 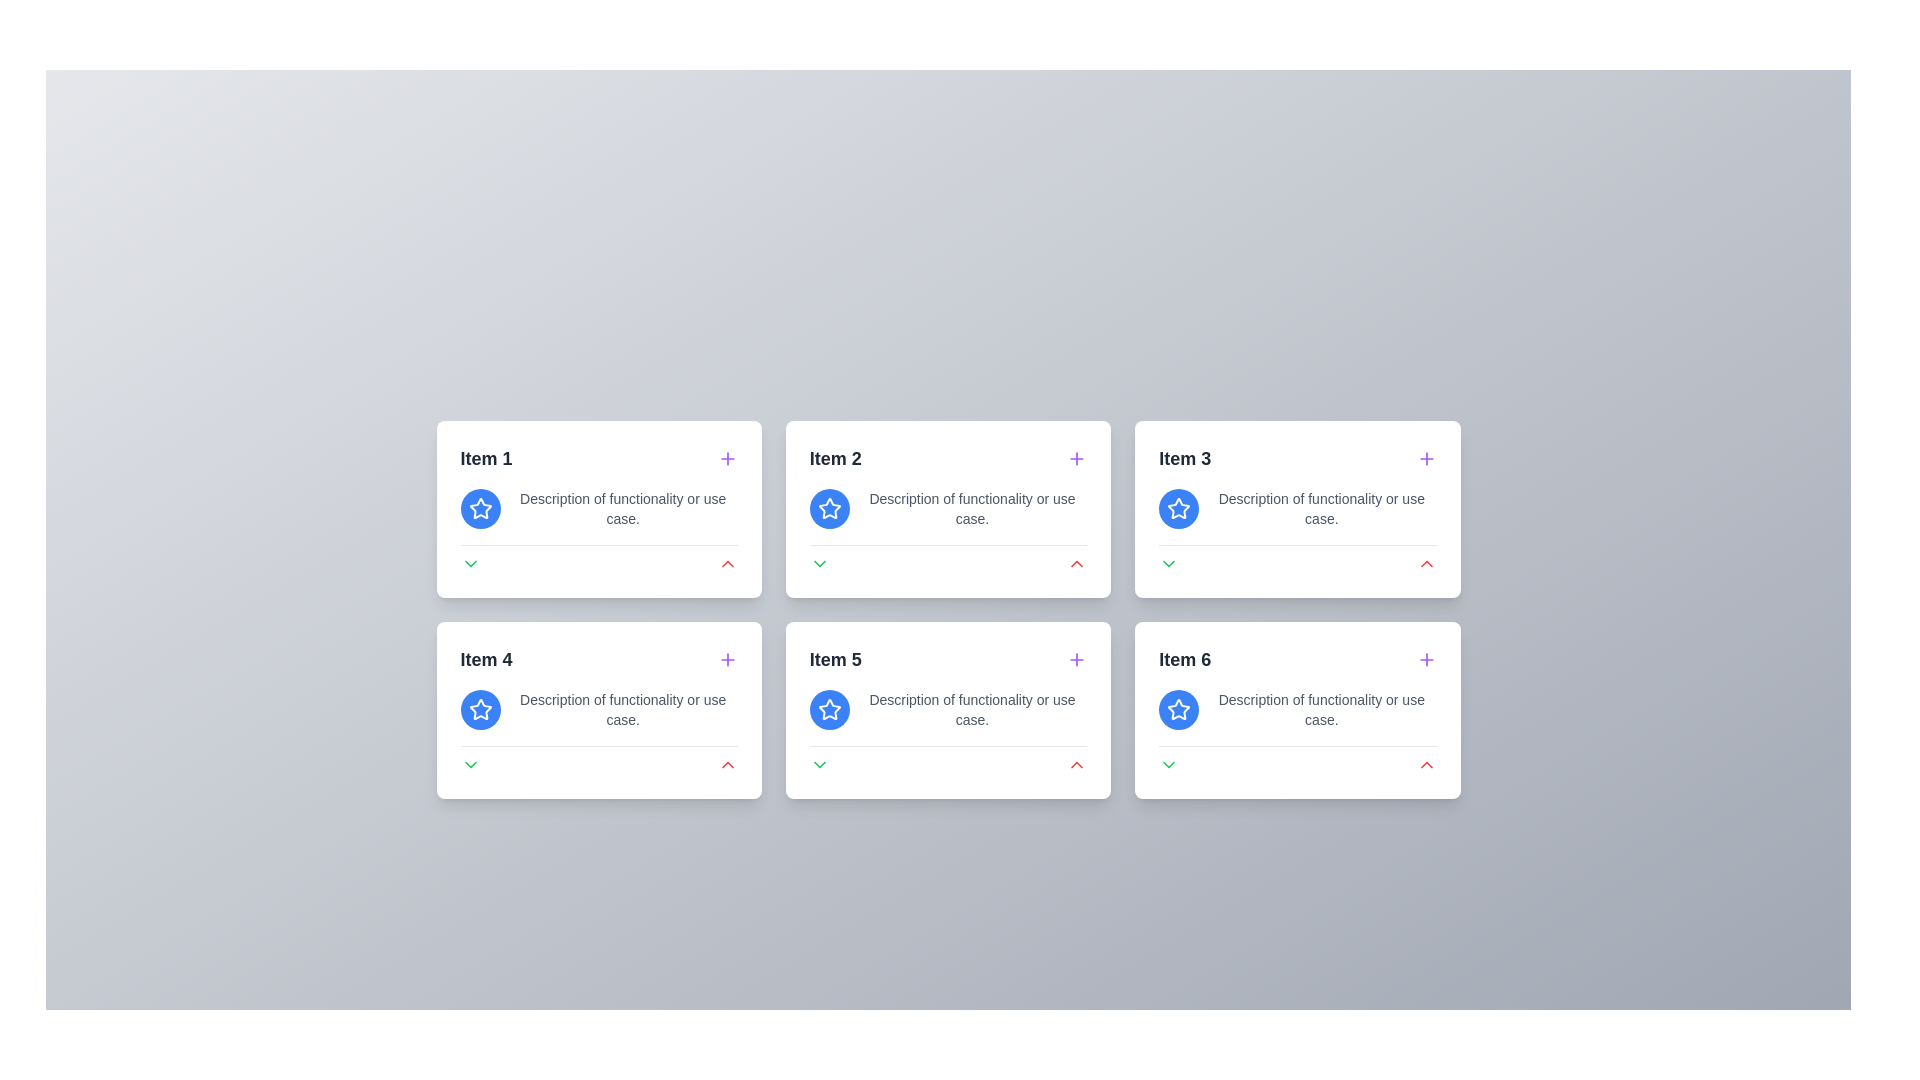 What do you see at coordinates (1169, 764) in the screenshot?
I see `the icon button in the bottom-left corner of the 'Item 6' card` at bounding box center [1169, 764].